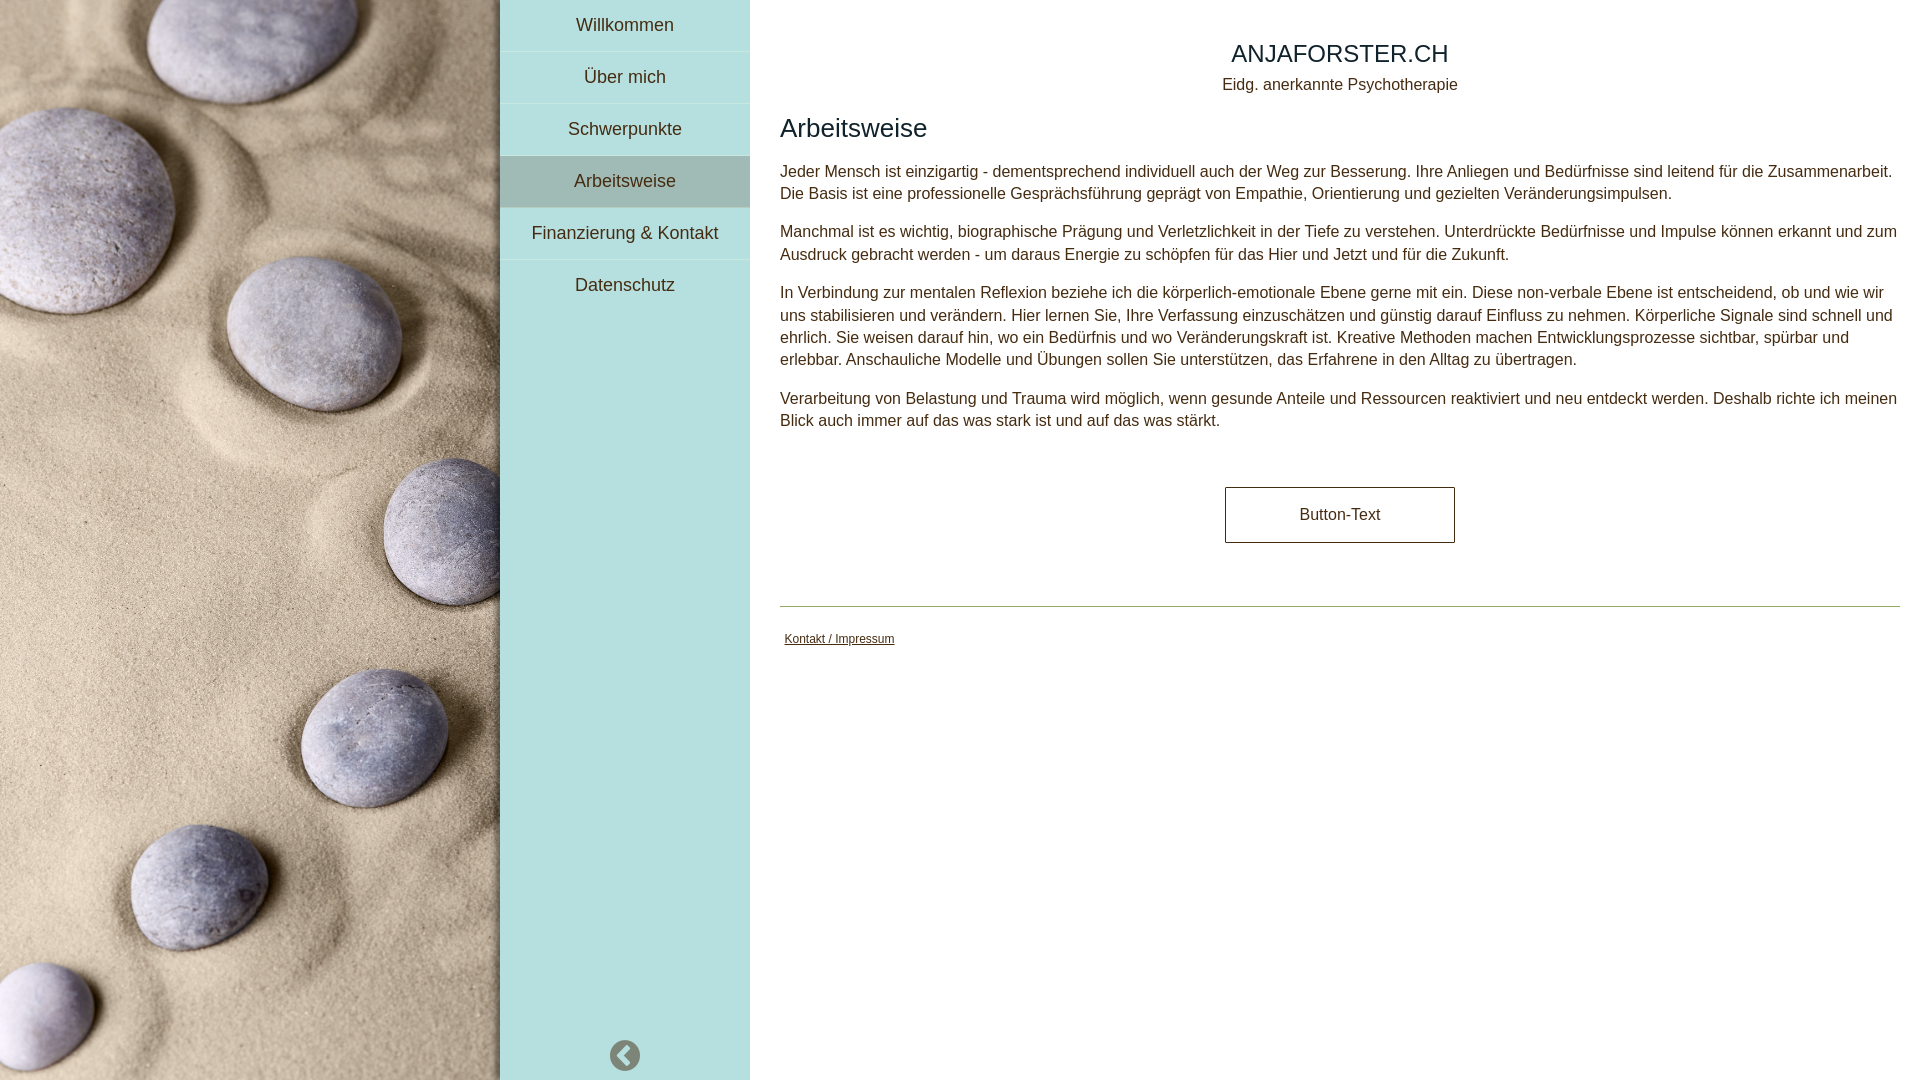 Image resolution: width=1920 pixels, height=1080 pixels. I want to click on 'Finanzierung & Kontakt', so click(623, 233).